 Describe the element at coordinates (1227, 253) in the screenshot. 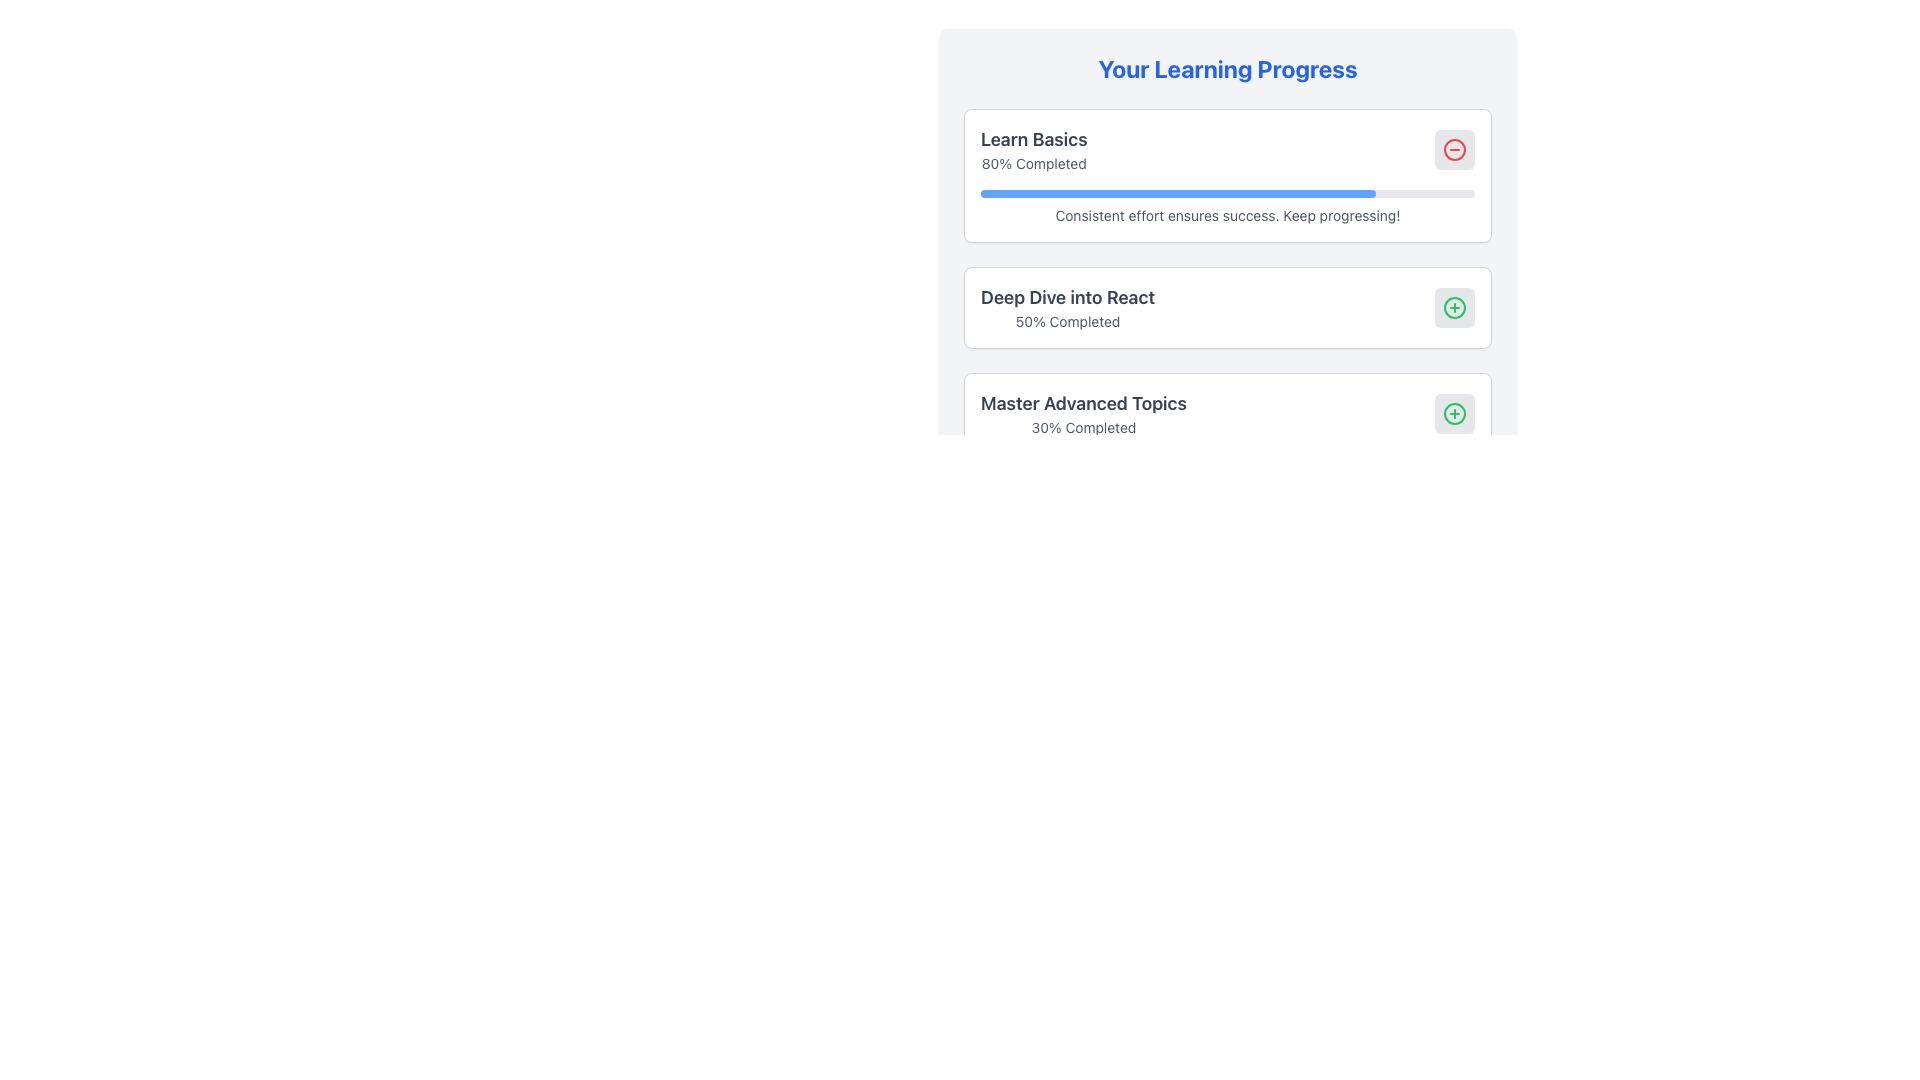

I see `the individual progress items in the Progress Card or Dashboard Section, which is centrally located in the middle-right area of the viewport` at that location.